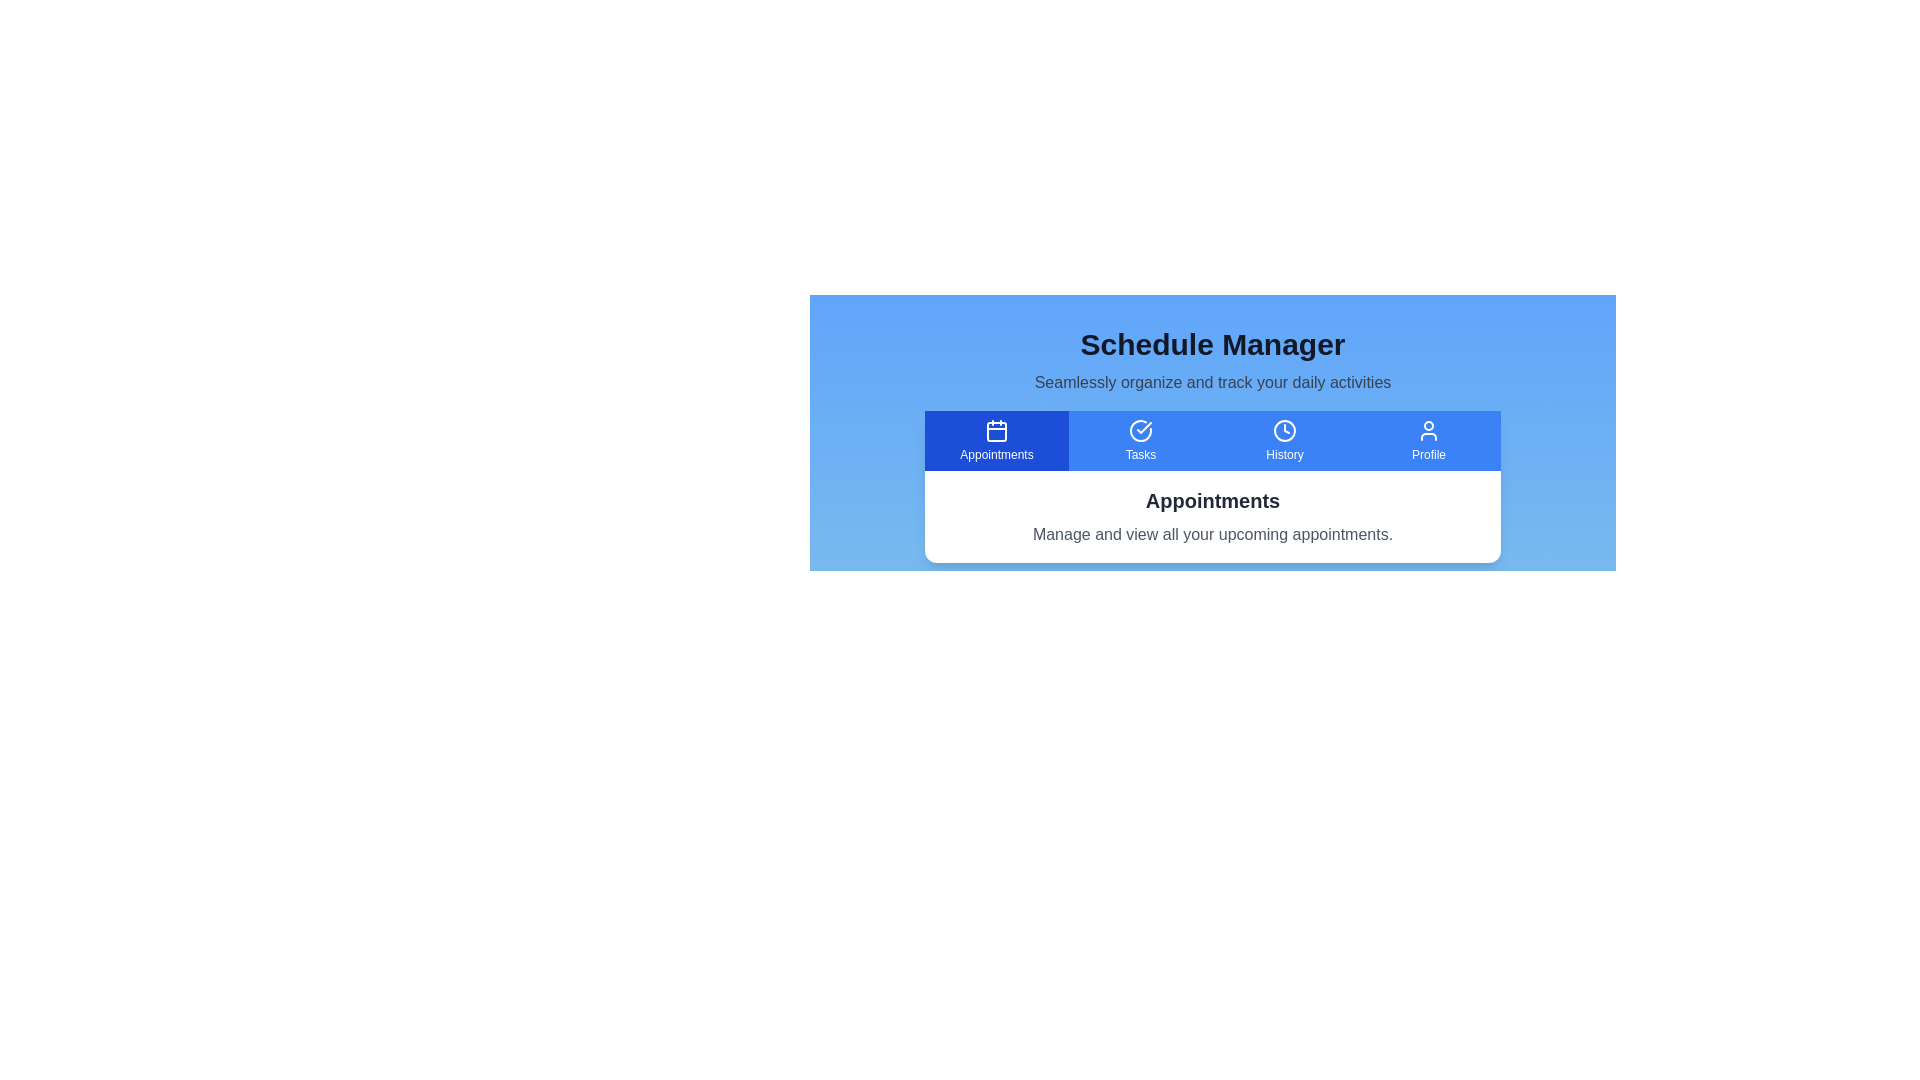 This screenshot has height=1080, width=1920. What do you see at coordinates (1428, 455) in the screenshot?
I see `the text label that provides context for the user profile icon in the navigation bar, located below the user icon on the far right` at bounding box center [1428, 455].